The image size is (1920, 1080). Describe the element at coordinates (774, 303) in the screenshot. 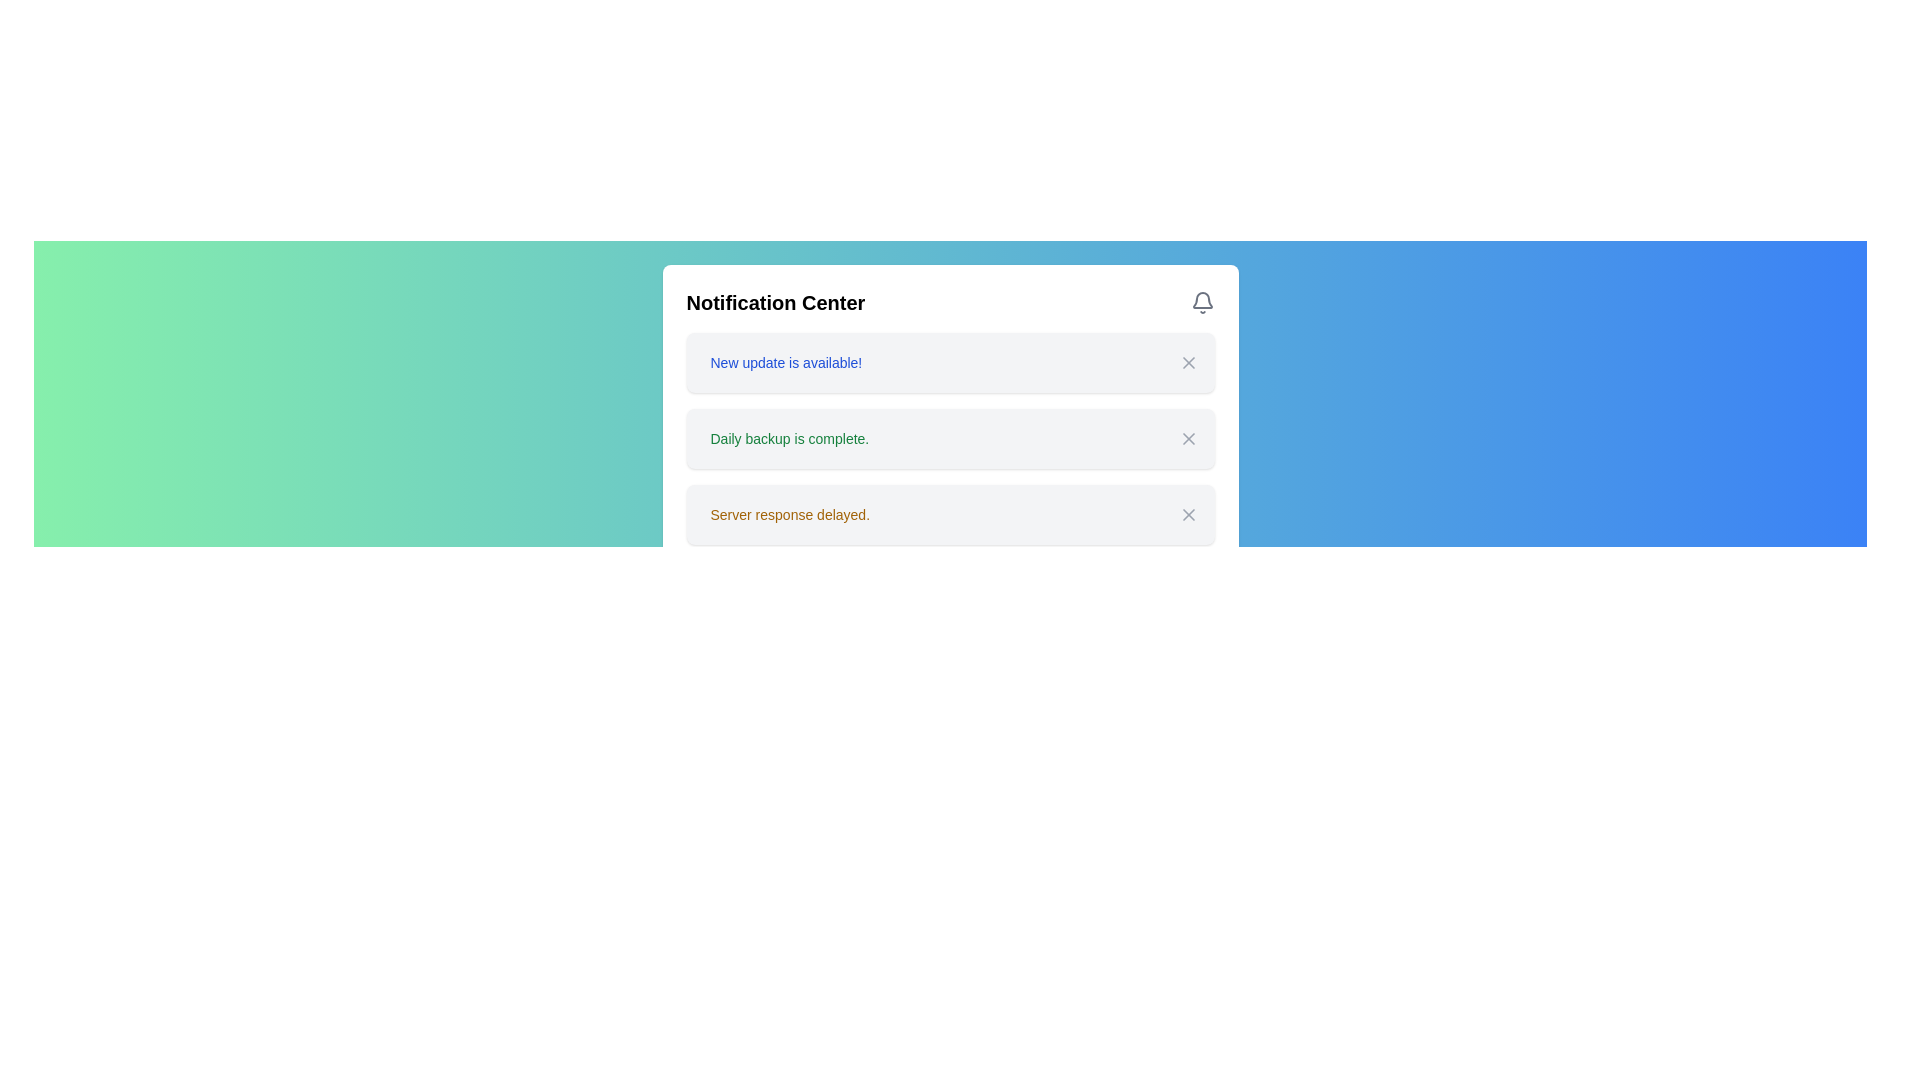

I see `bold-text title 'Notification Center' located at the top left of the notification widget` at that location.